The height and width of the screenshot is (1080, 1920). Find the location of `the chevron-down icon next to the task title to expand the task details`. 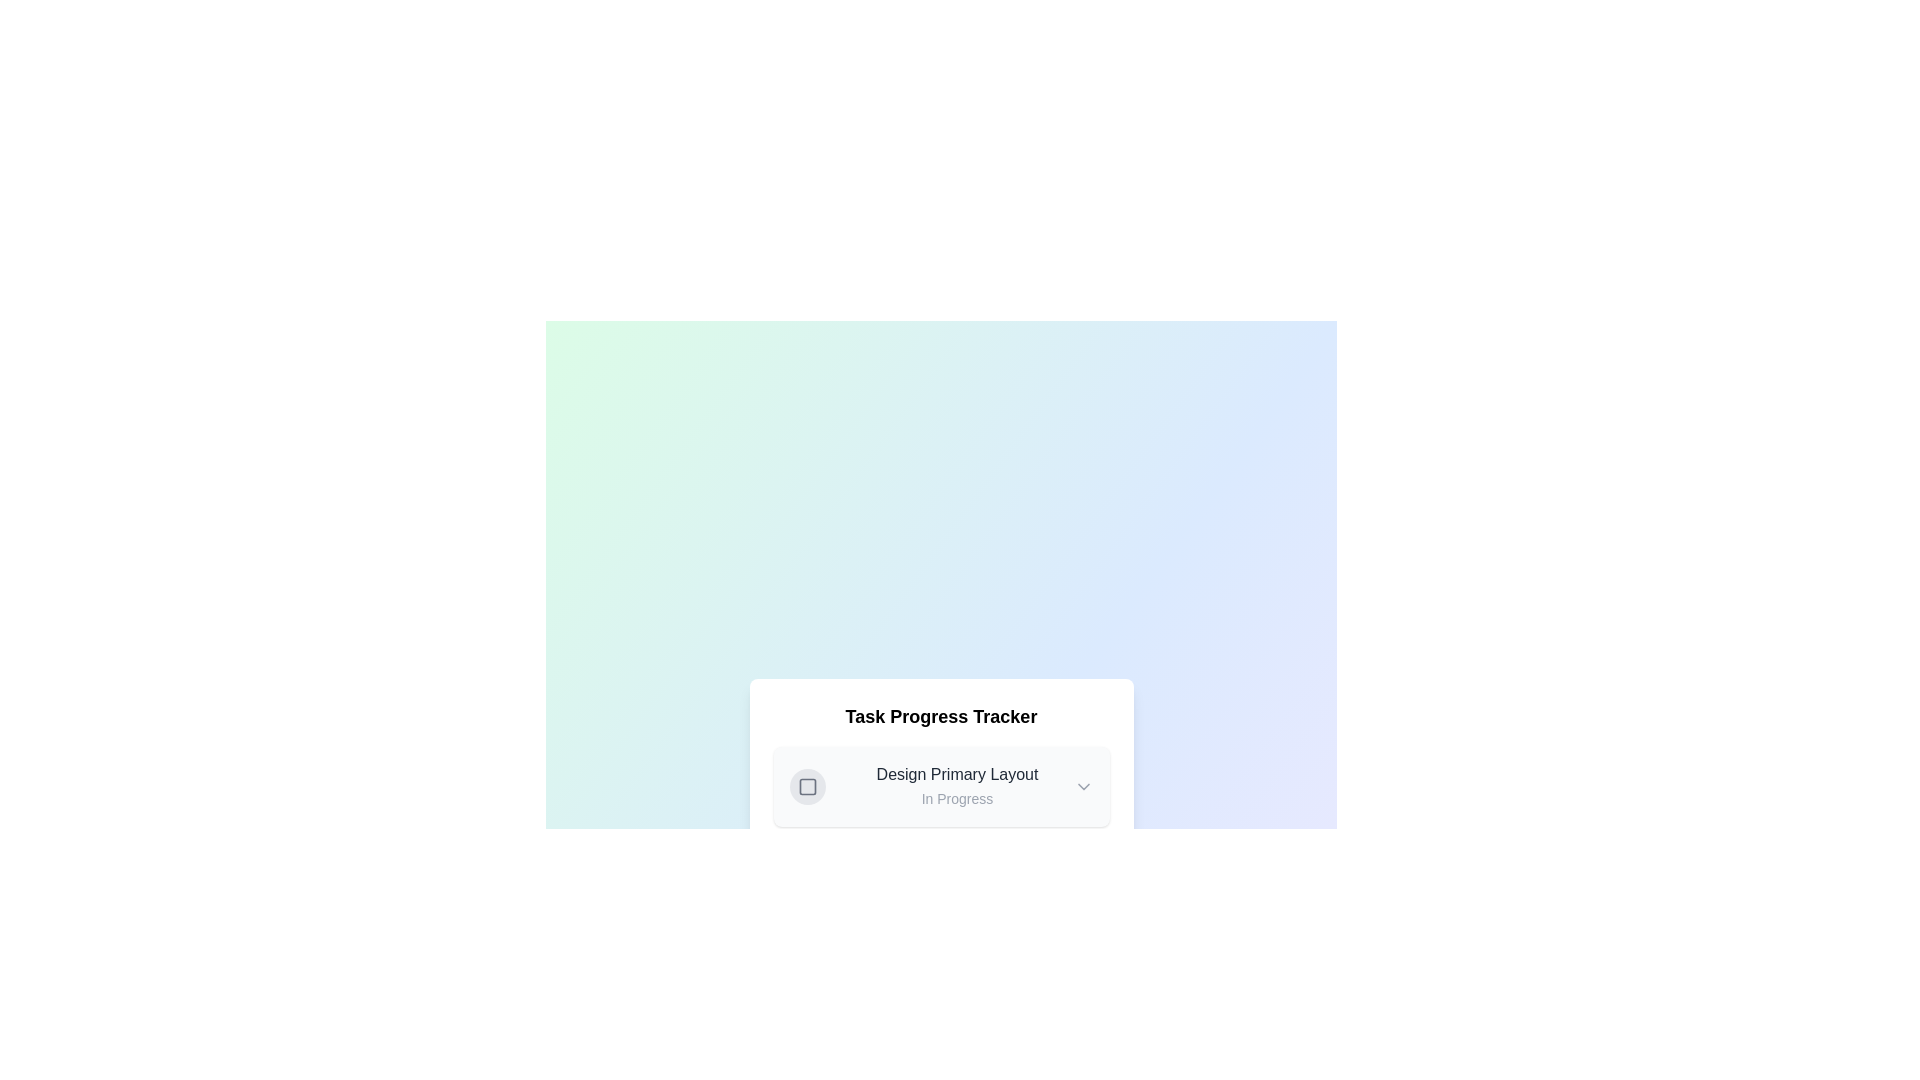

the chevron-down icon next to the task title to expand the task details is located at coordinates (1082, 785).